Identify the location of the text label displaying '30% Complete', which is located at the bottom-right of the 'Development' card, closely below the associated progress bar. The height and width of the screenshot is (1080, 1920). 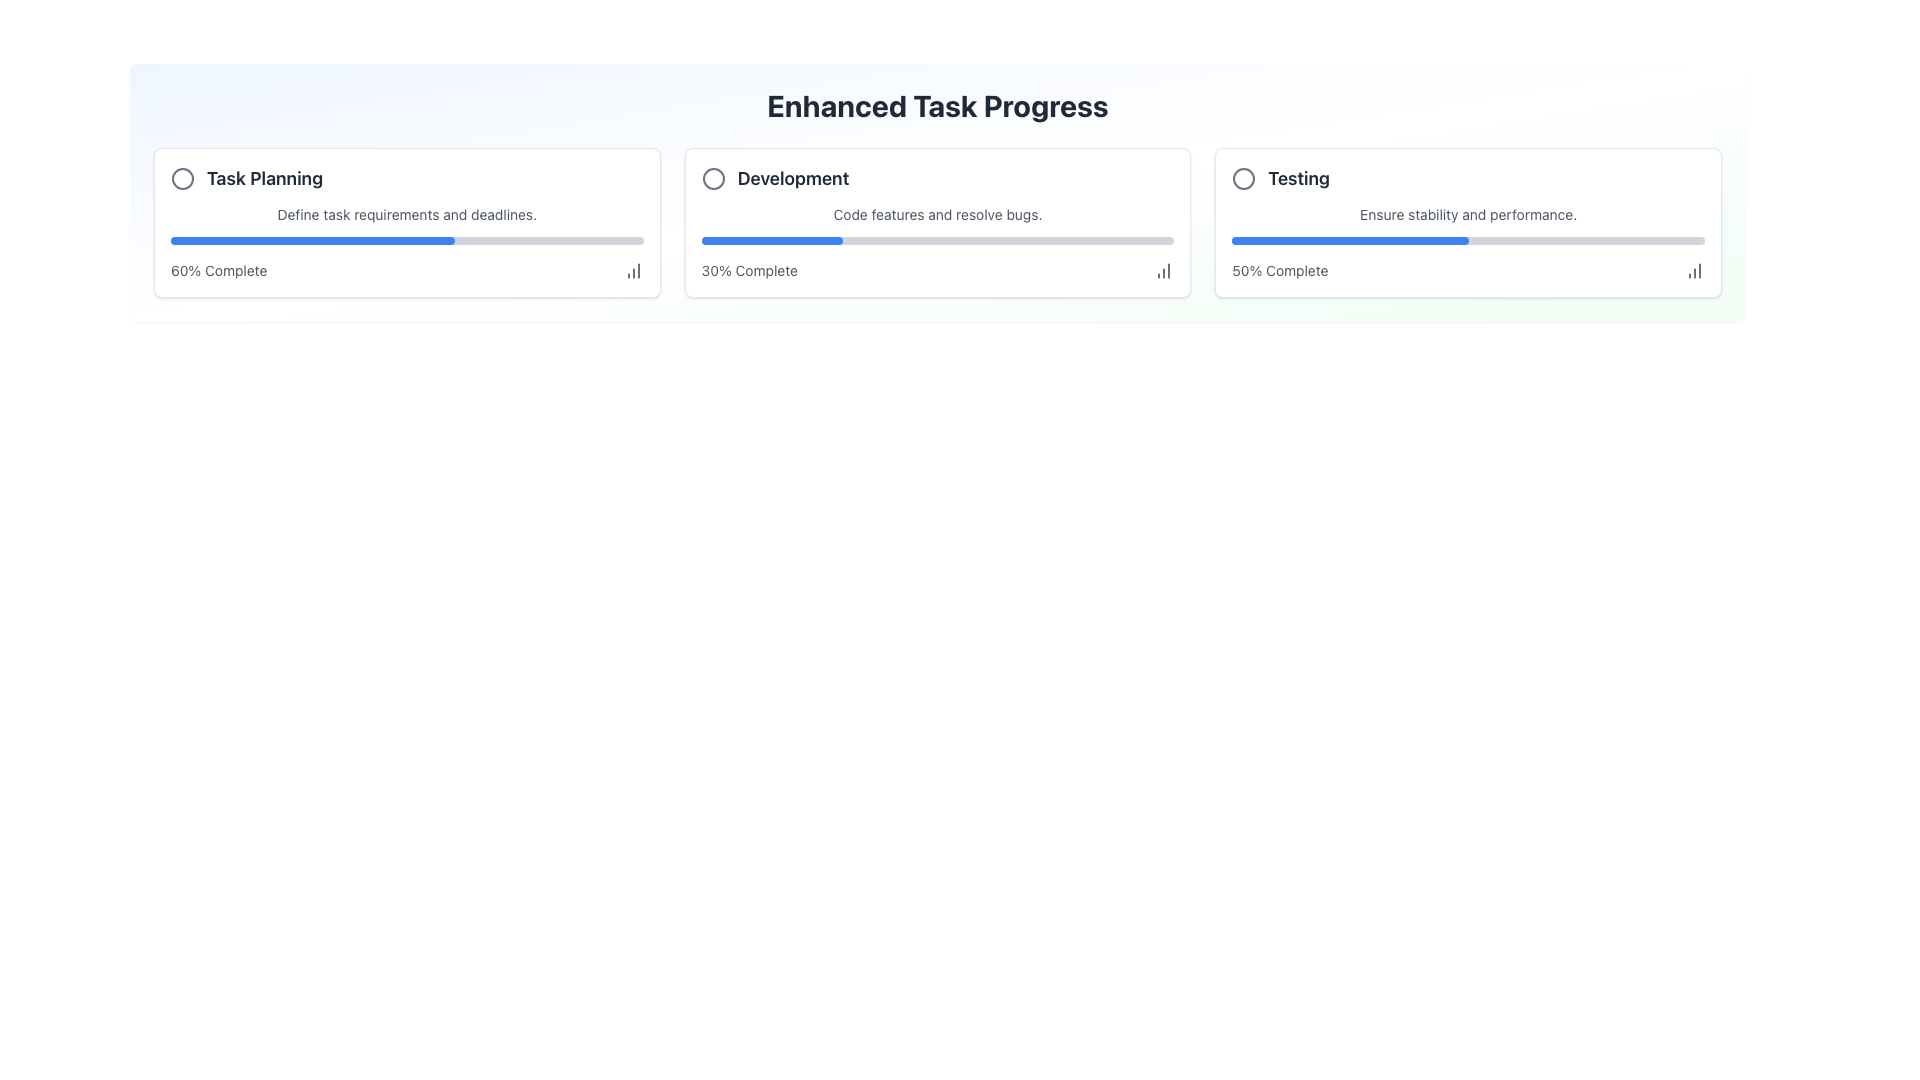
(748, 270).